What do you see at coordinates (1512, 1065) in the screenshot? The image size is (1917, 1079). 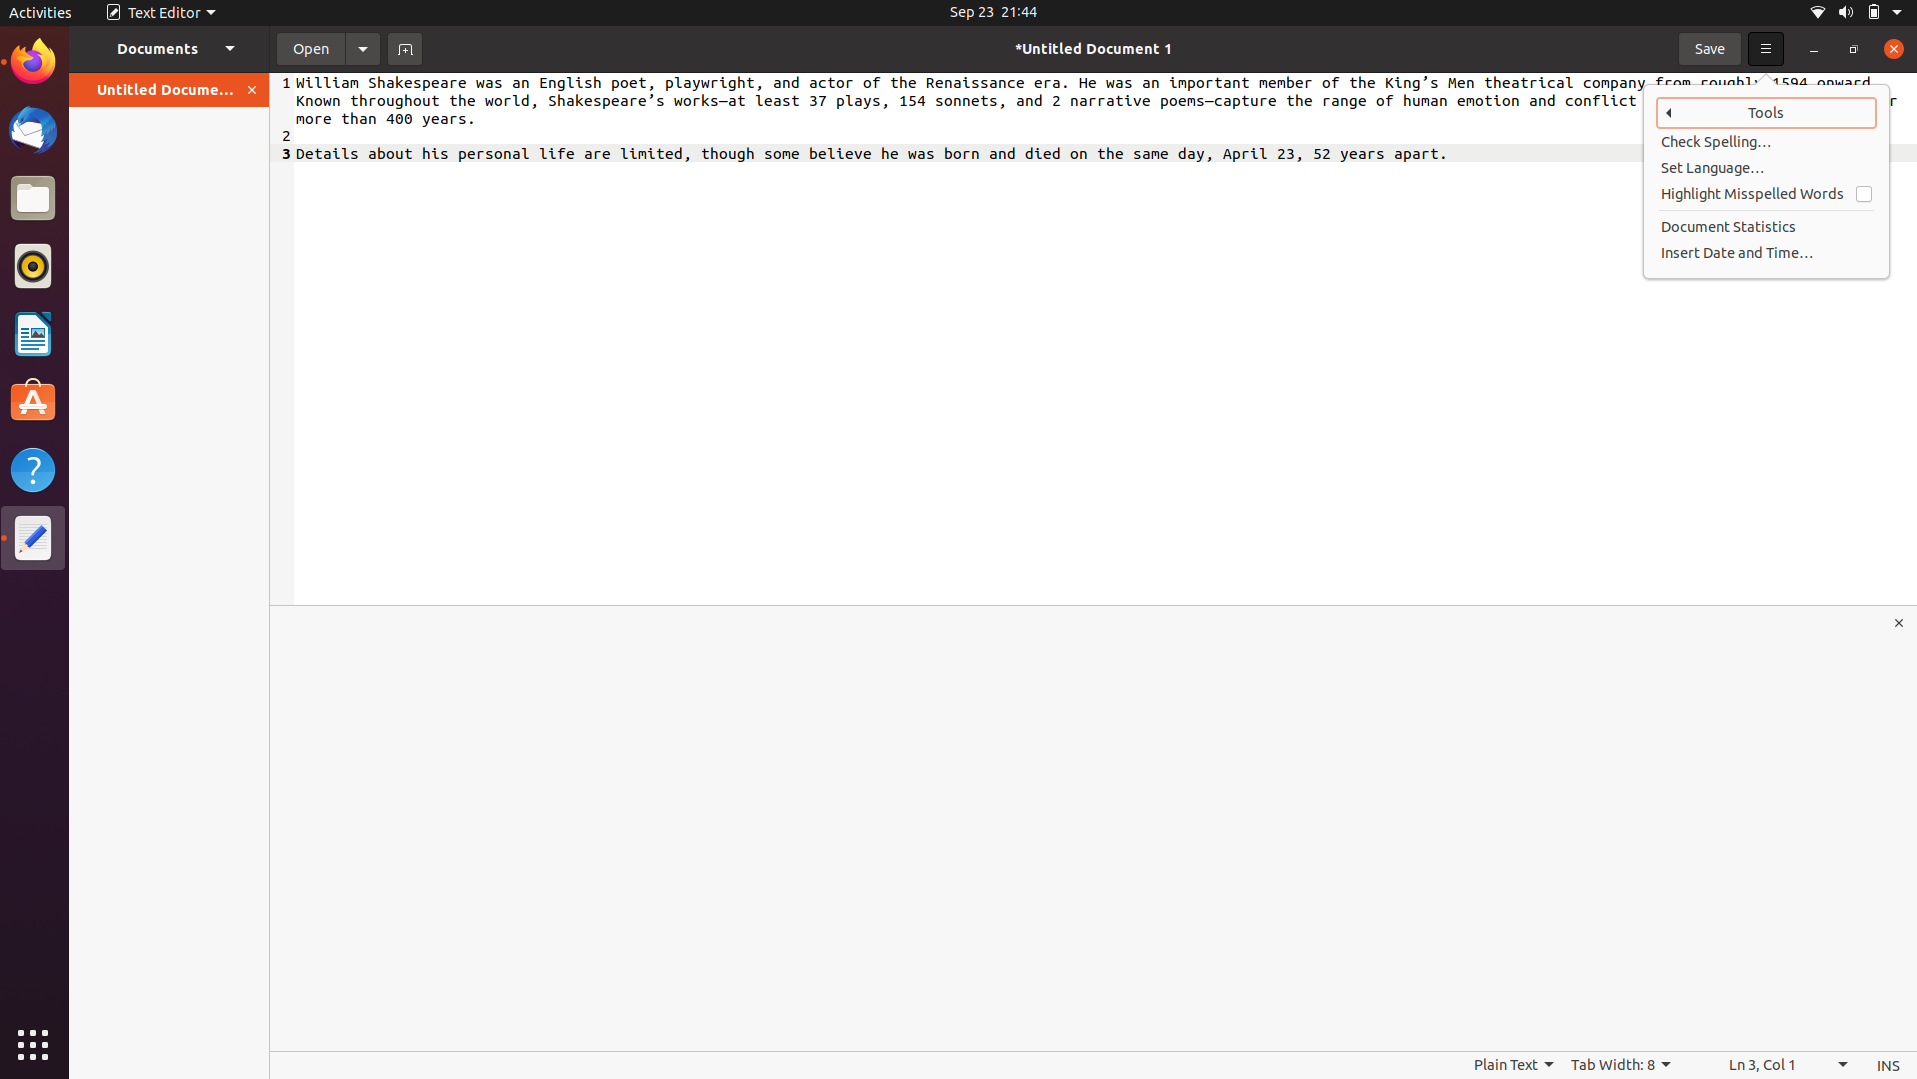 I see `Investigate alternatives to simple text format` at bounding box center [1512, 1065].